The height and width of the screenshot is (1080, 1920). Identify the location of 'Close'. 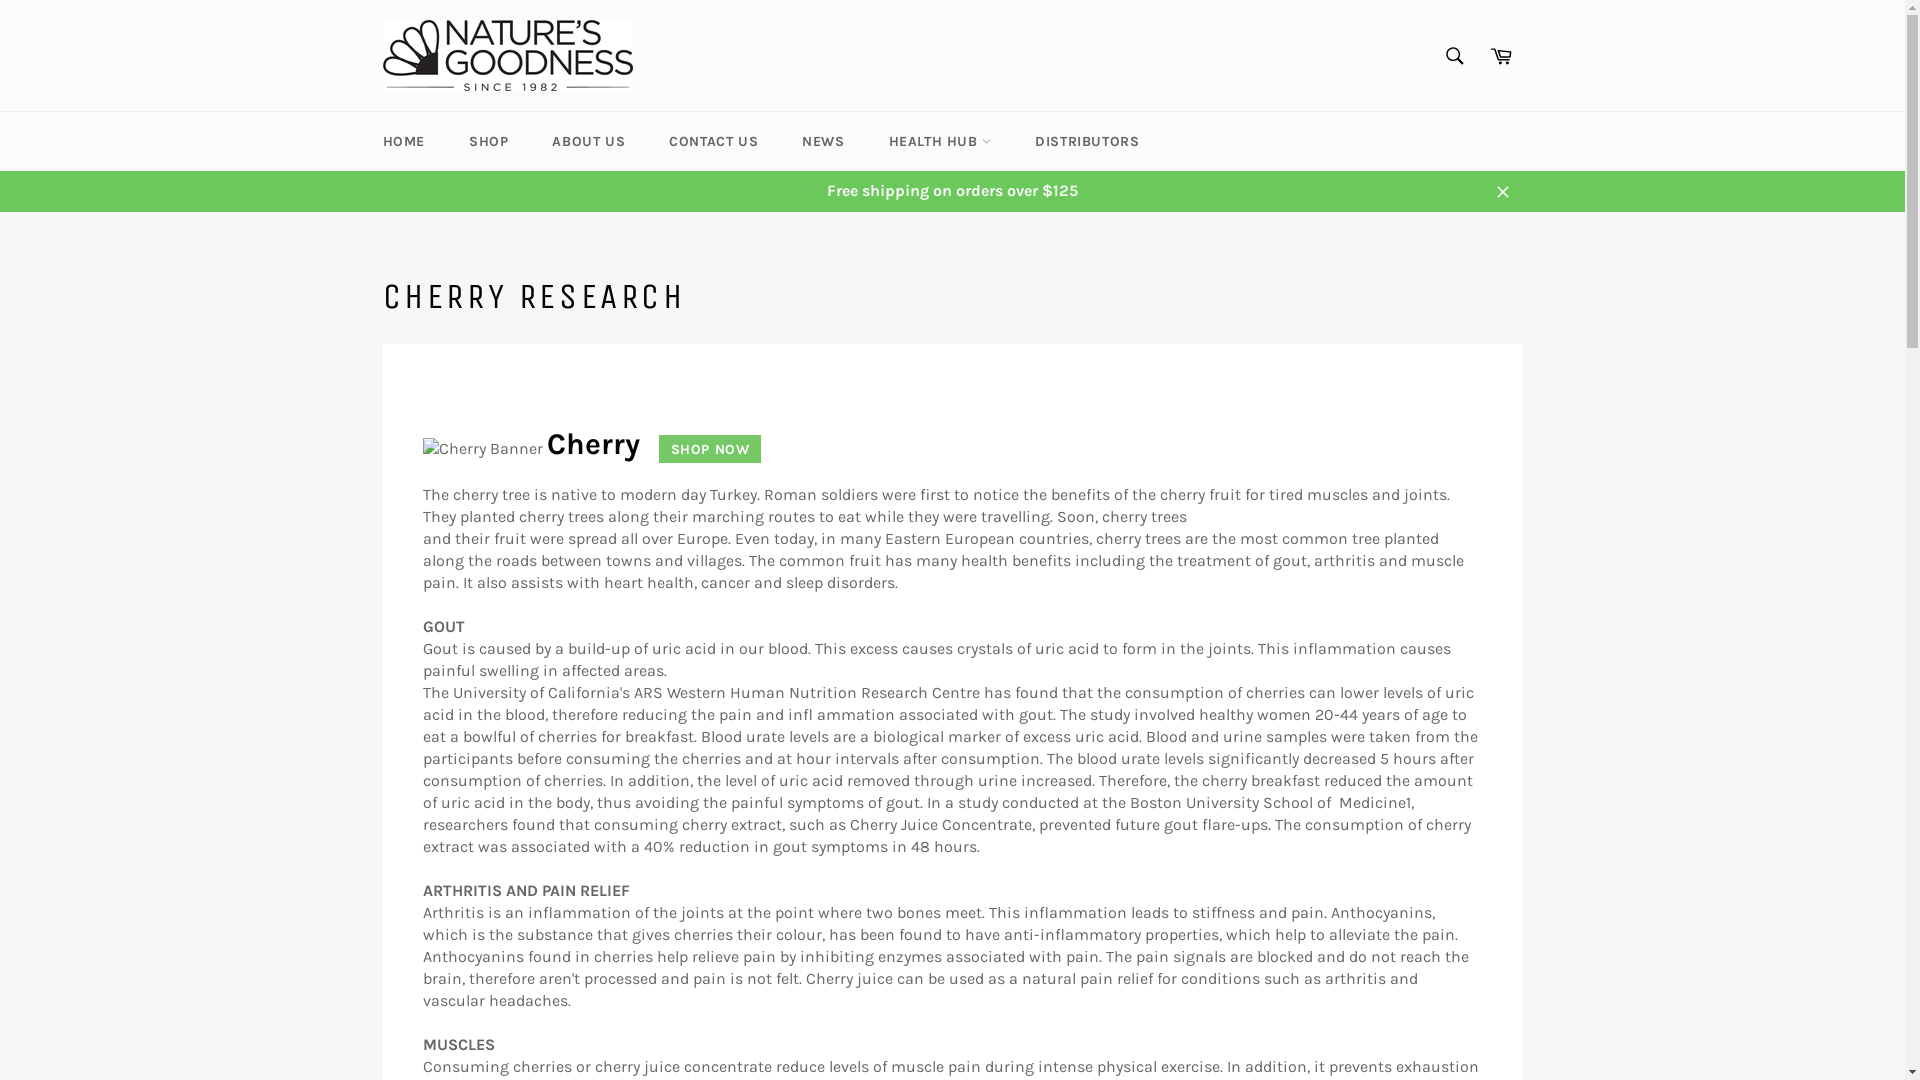
(1482, 191).